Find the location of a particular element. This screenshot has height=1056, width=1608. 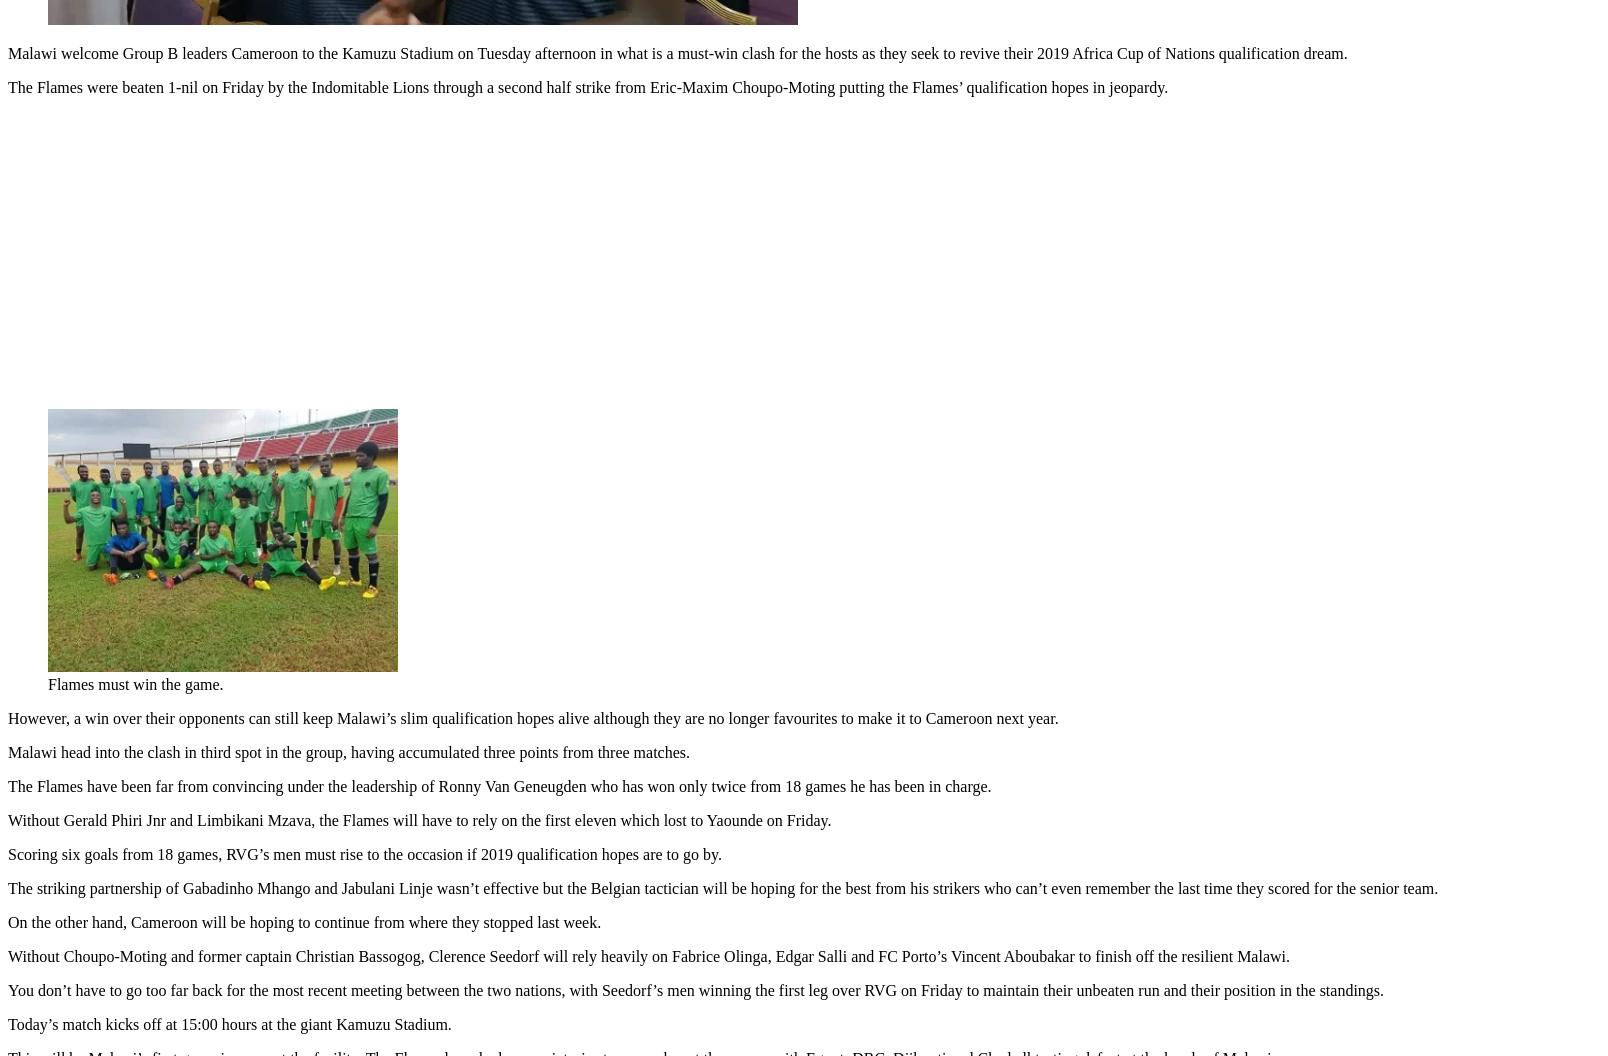

'However, a win over their opponents can still keep Malawi’s slim qualification hopes alive although they are no longer favourites to make it to Cameroon next year.' is located at coordinates (533, 714).